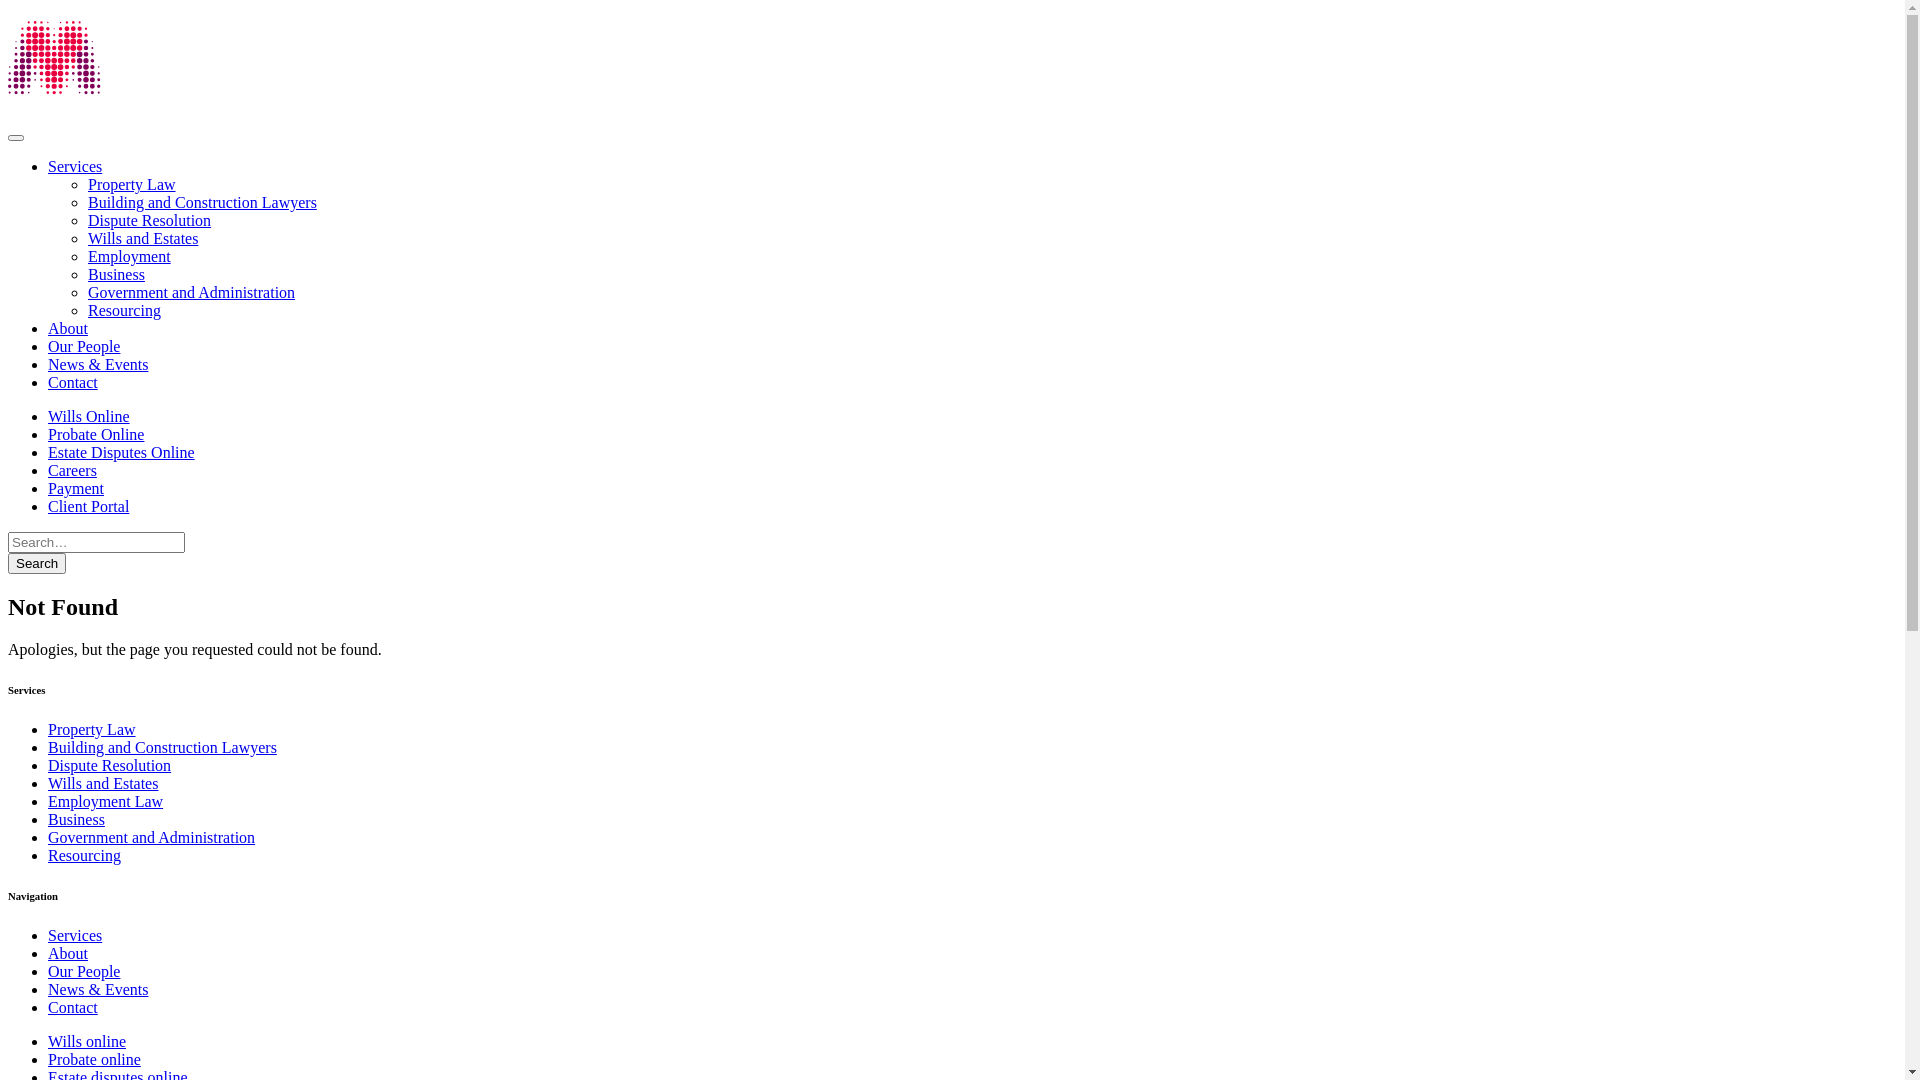 This screenshot has width=1920, height=1080. What do you see at coordinates (96, 364) in the screenshot?
I see `'News & Events'` at bounding box center [96, 364].